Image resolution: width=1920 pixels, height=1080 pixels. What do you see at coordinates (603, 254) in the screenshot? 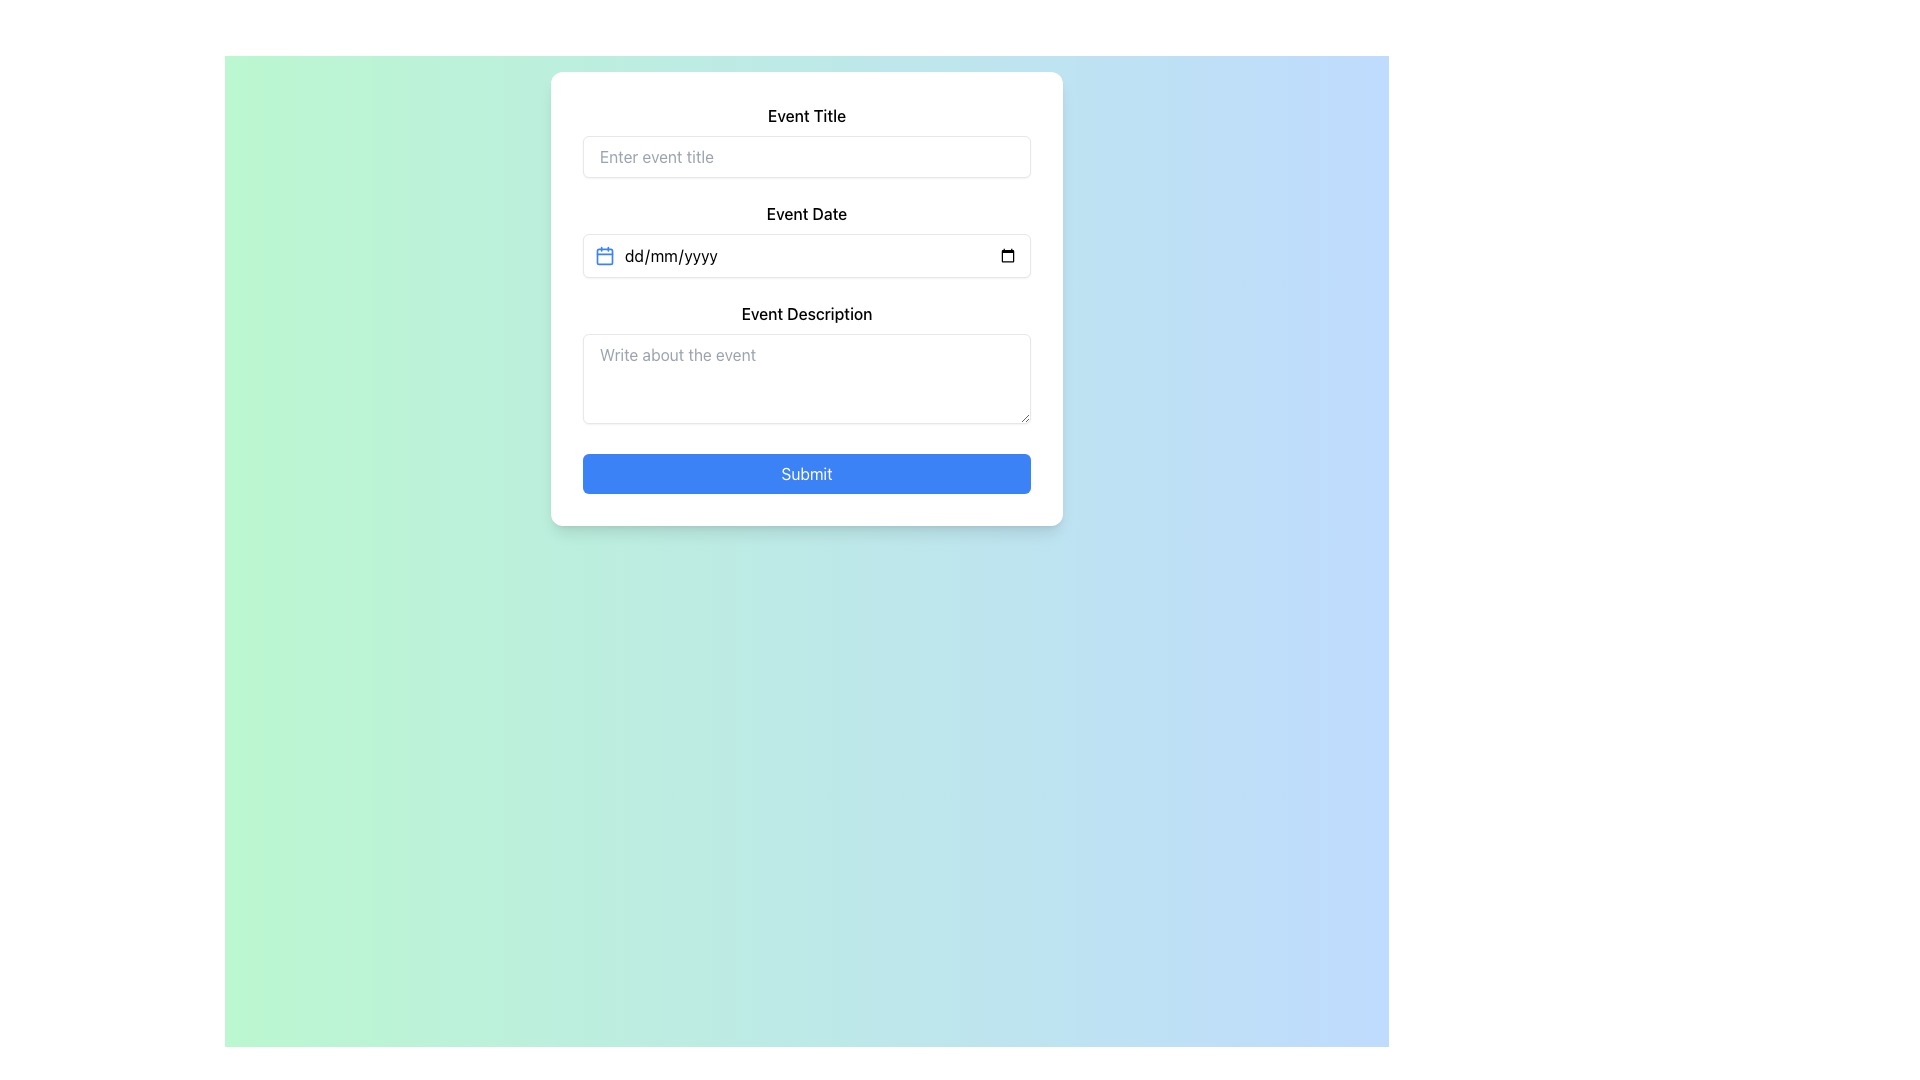
I see `the blue calendar icon located to the left of the 'Event Date' input field` at bounding box center [603, 254].